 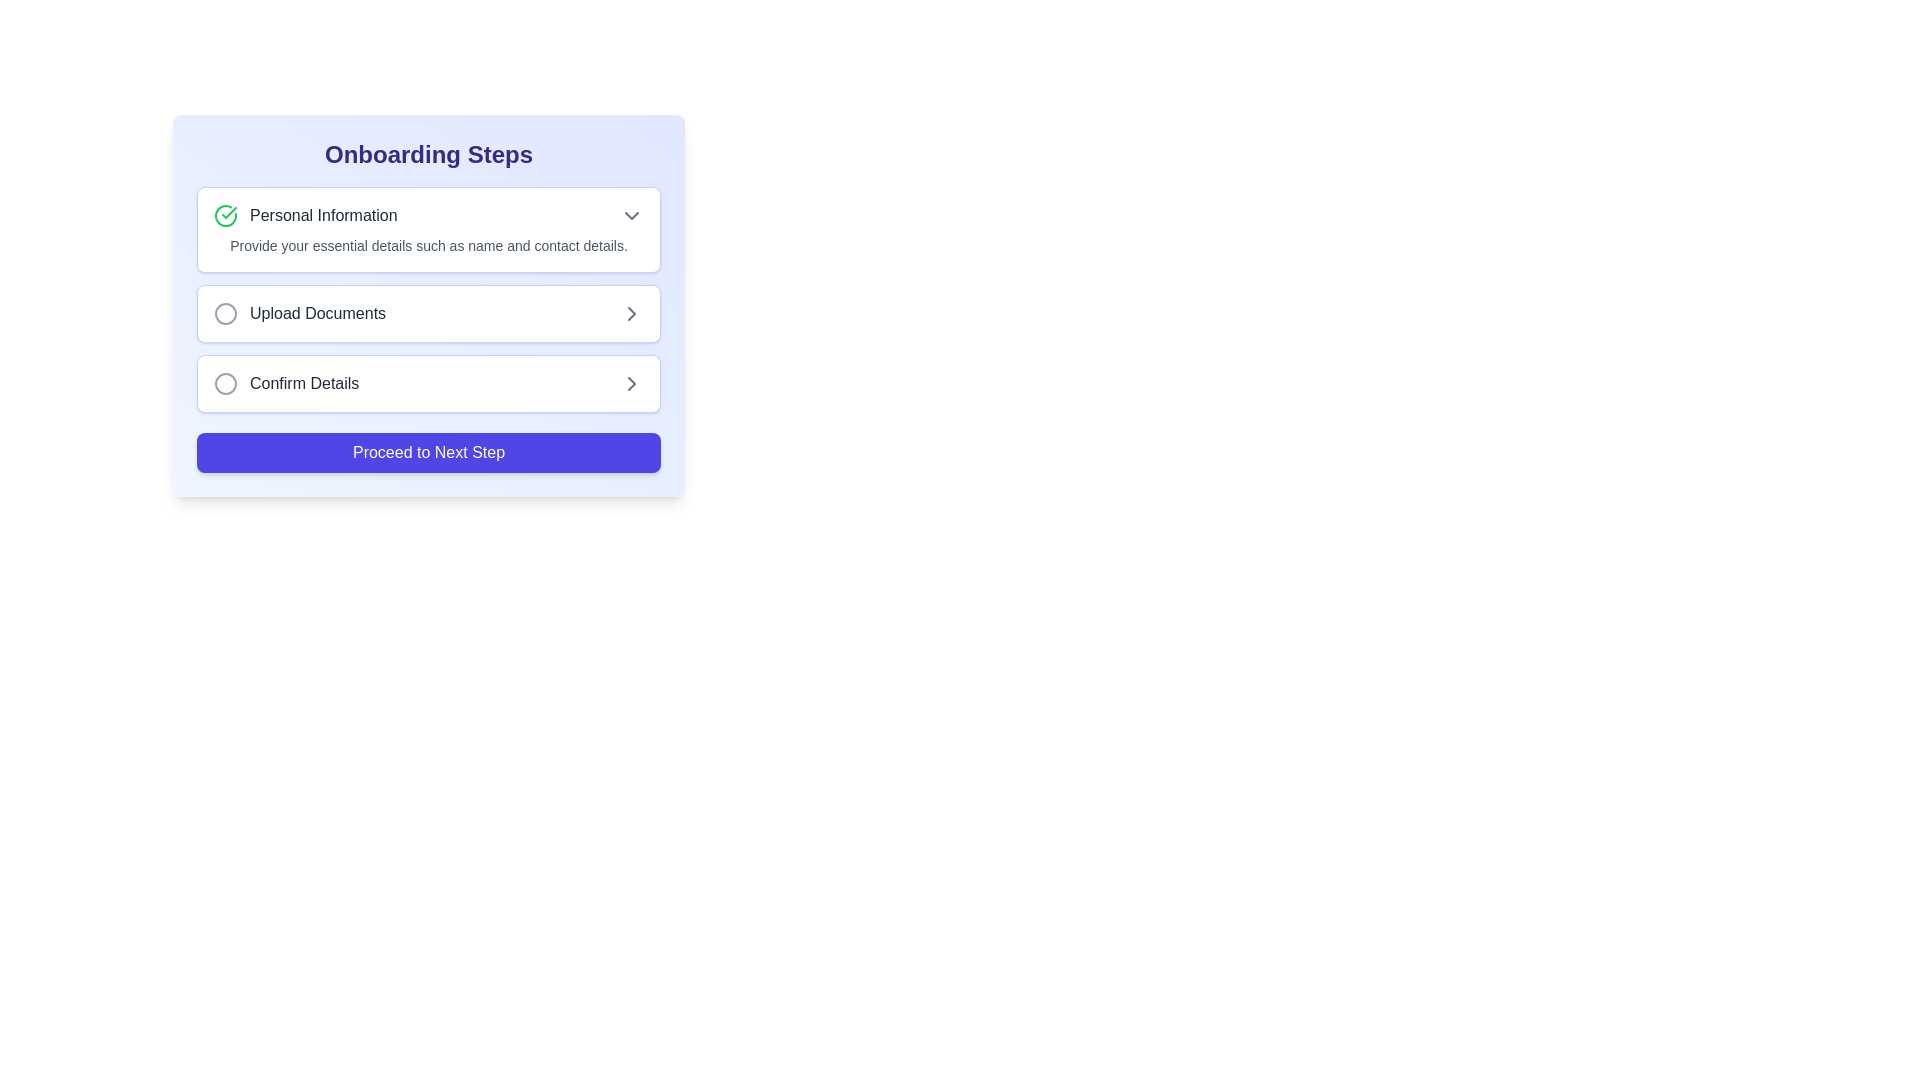 I want to click on the visual indicator icon that shows the completion of the 'Personal Information' section in the onboarding steps, which is positioned at the topmost part of the list aligned with the section title 'Personal Information', so click(x=225, y=216).